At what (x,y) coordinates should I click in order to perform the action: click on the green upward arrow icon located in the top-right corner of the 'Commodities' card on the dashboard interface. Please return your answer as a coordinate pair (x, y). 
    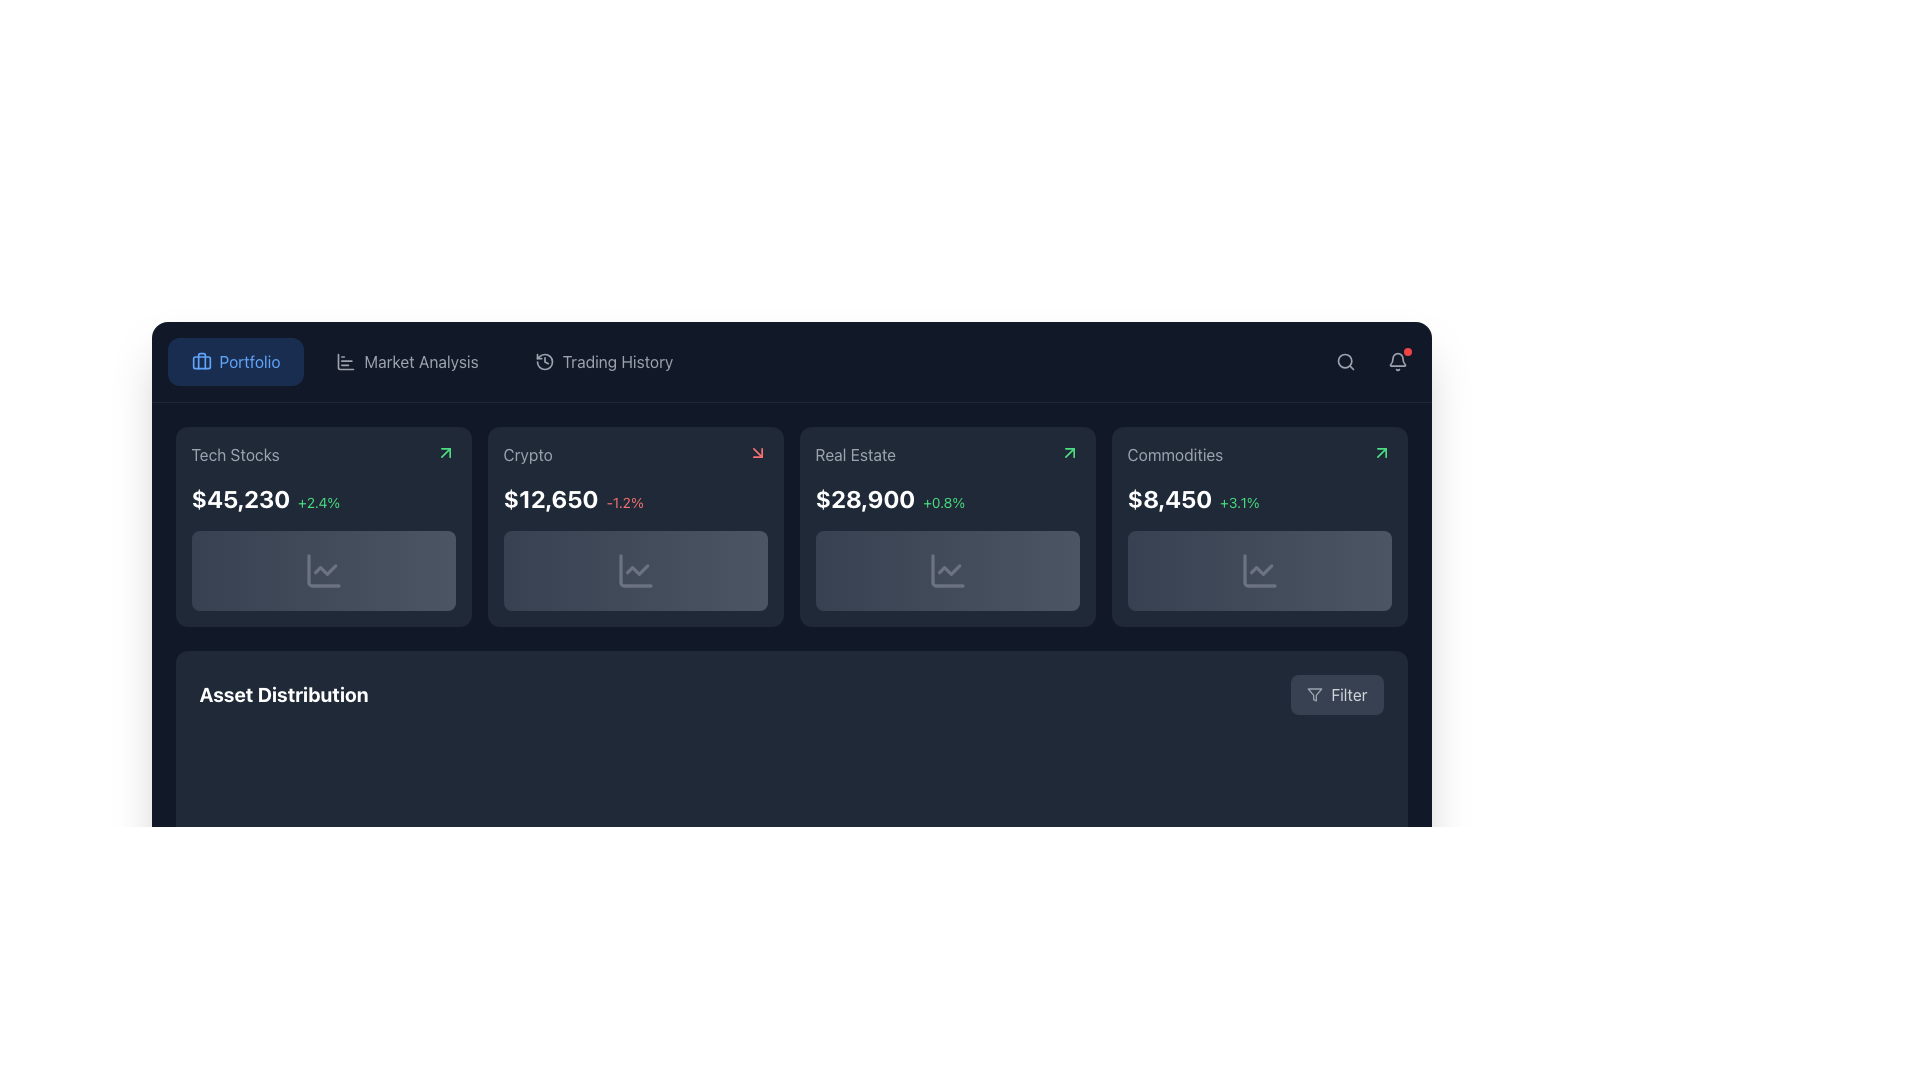
    Looking at the image, I should click on (1380, 452).